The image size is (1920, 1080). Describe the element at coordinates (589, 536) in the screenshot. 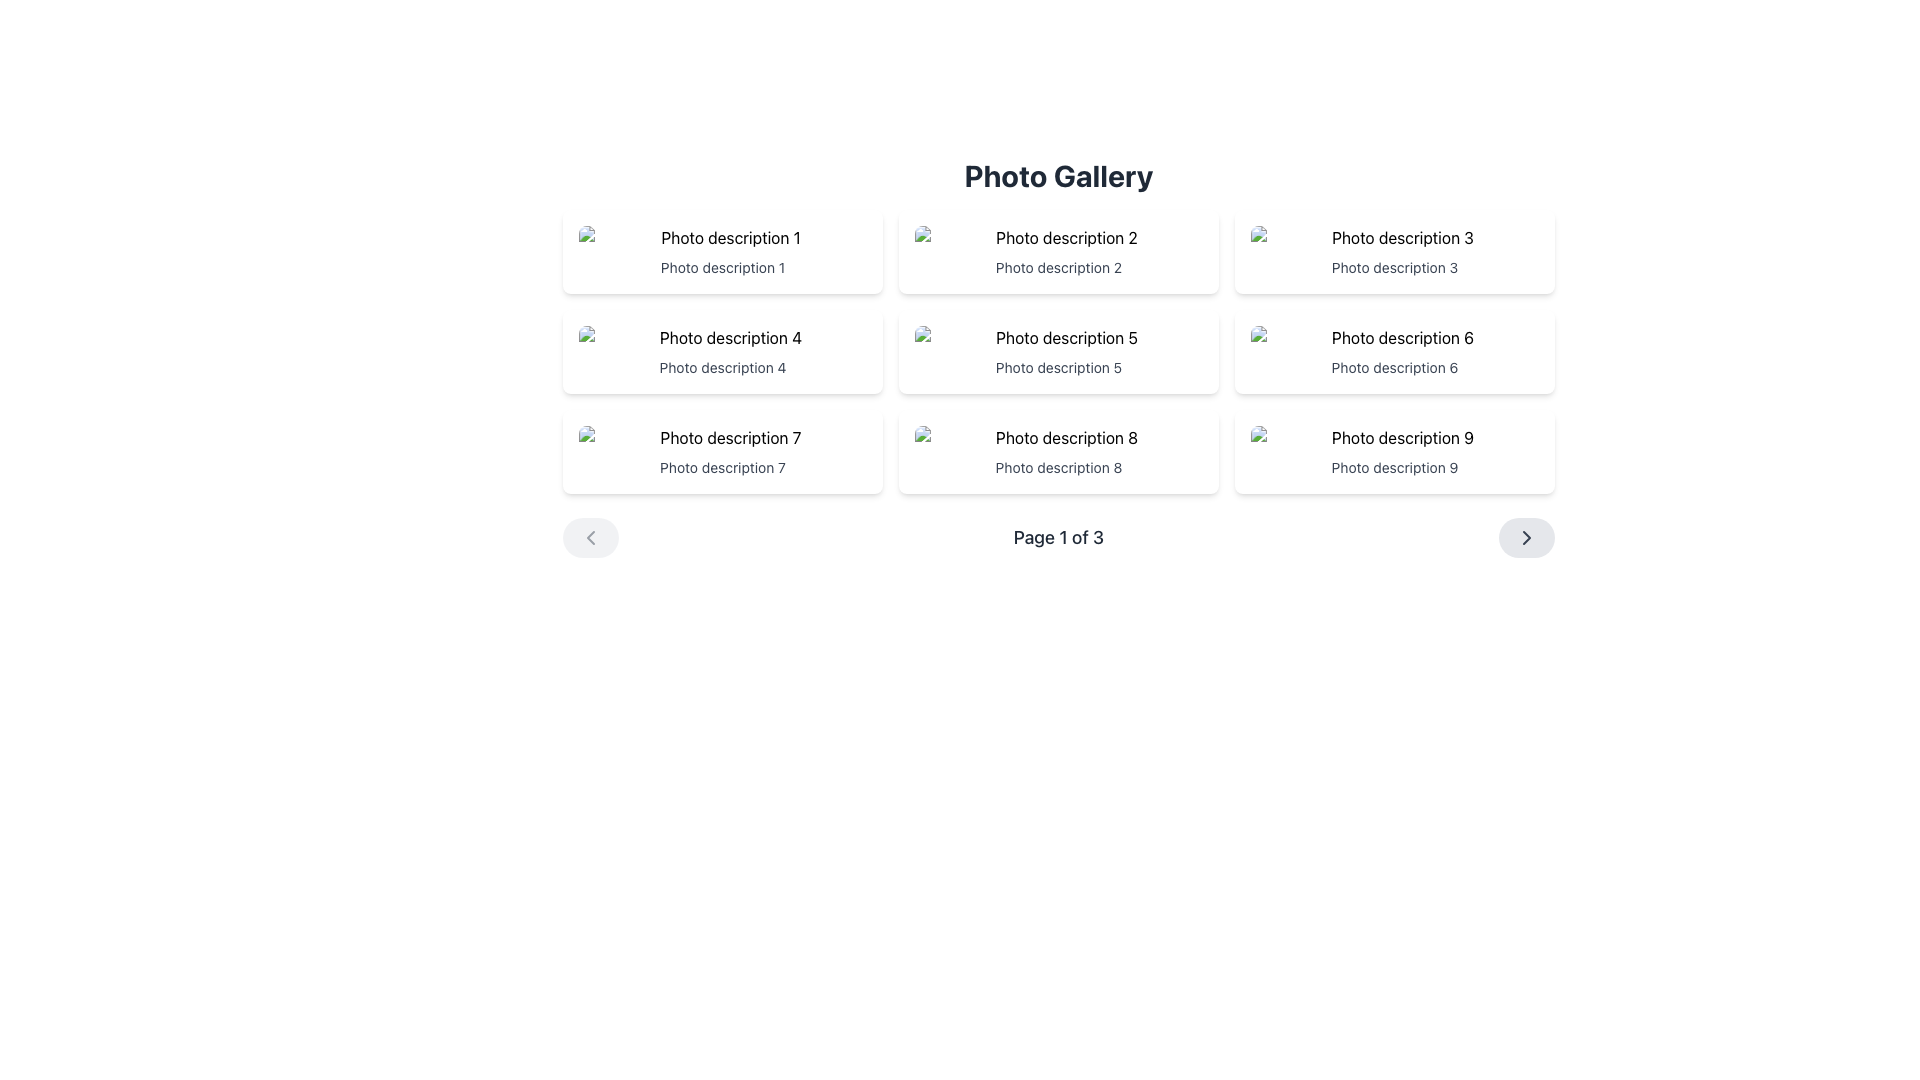

I see `the back navigation button located at the bottom left corner of the pagination control area` at that location.